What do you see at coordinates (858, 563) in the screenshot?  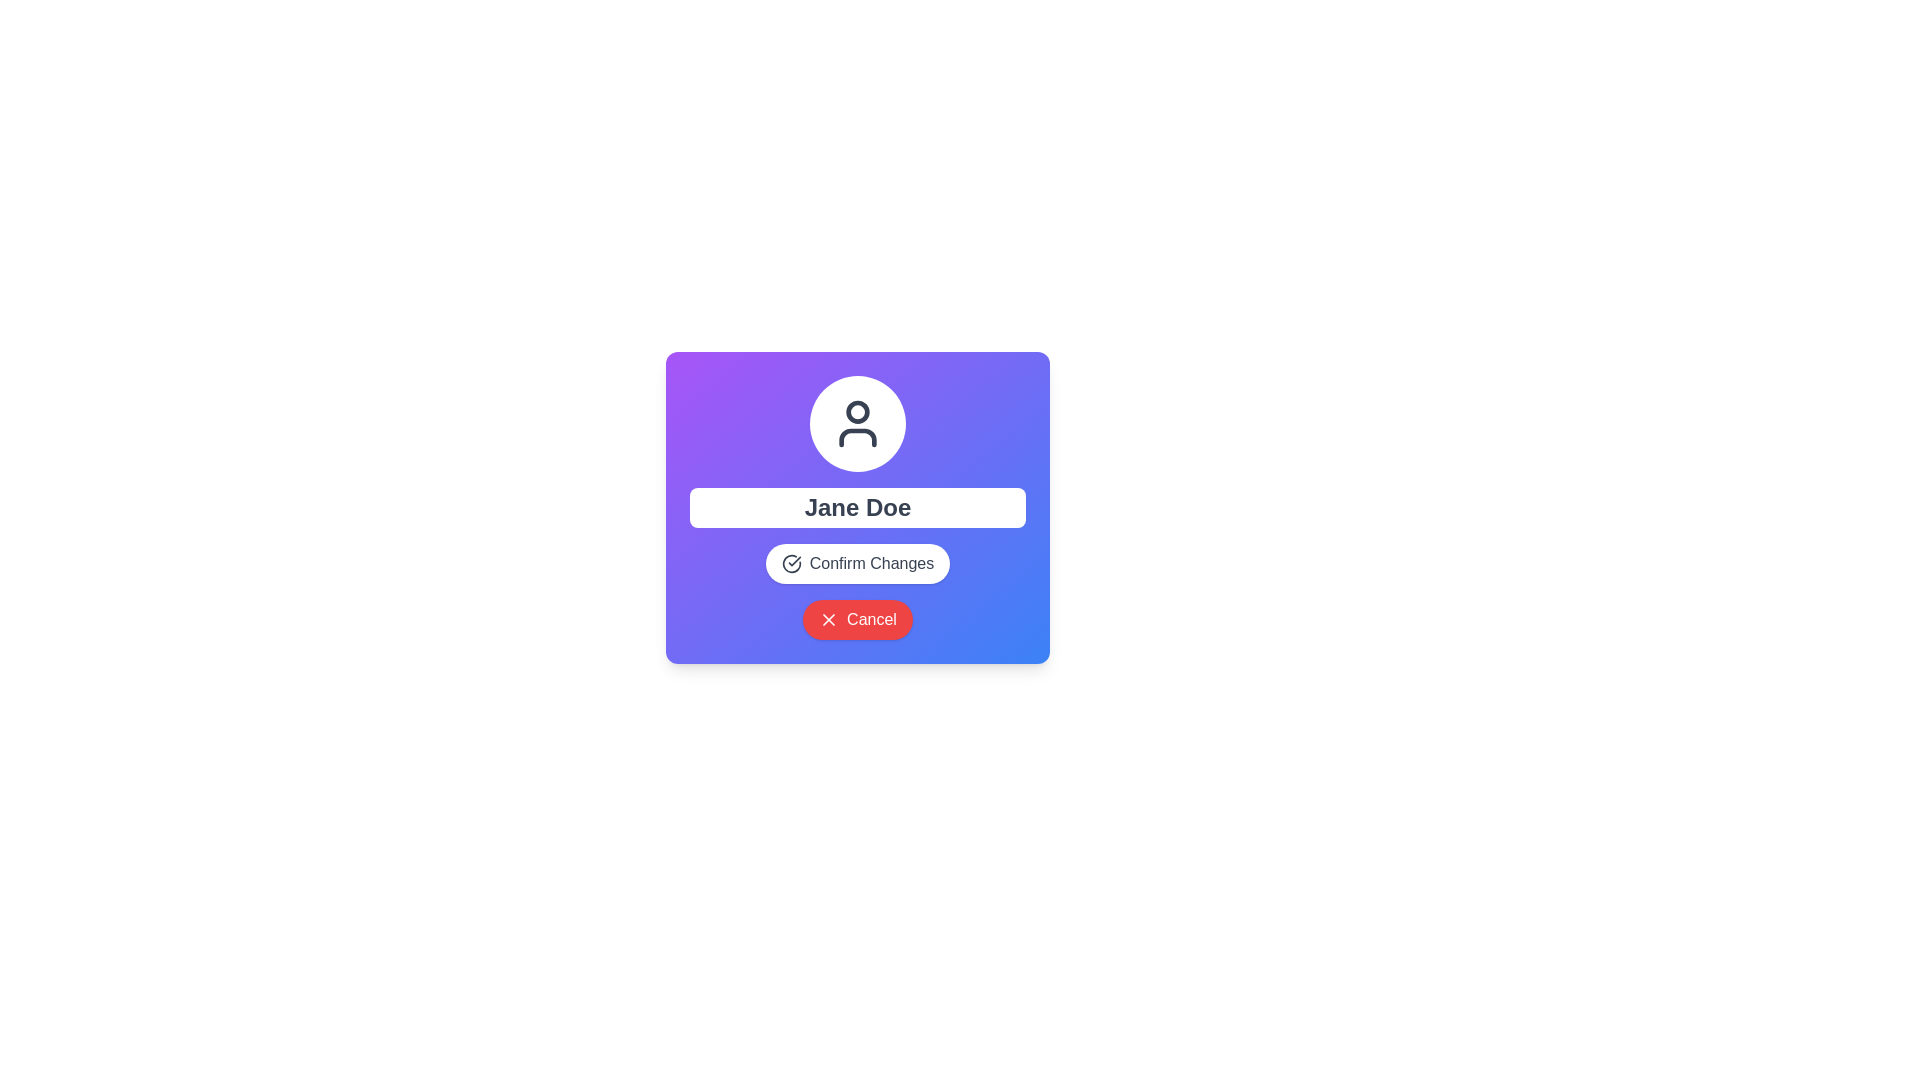 I see `the 'Confirm Changes' button, which is a rounded rectangular button with a white background and gray text, featuring a checkmark icon to its left, positioned directly below 'Jane Doe'` at bounding box center [858, 563].